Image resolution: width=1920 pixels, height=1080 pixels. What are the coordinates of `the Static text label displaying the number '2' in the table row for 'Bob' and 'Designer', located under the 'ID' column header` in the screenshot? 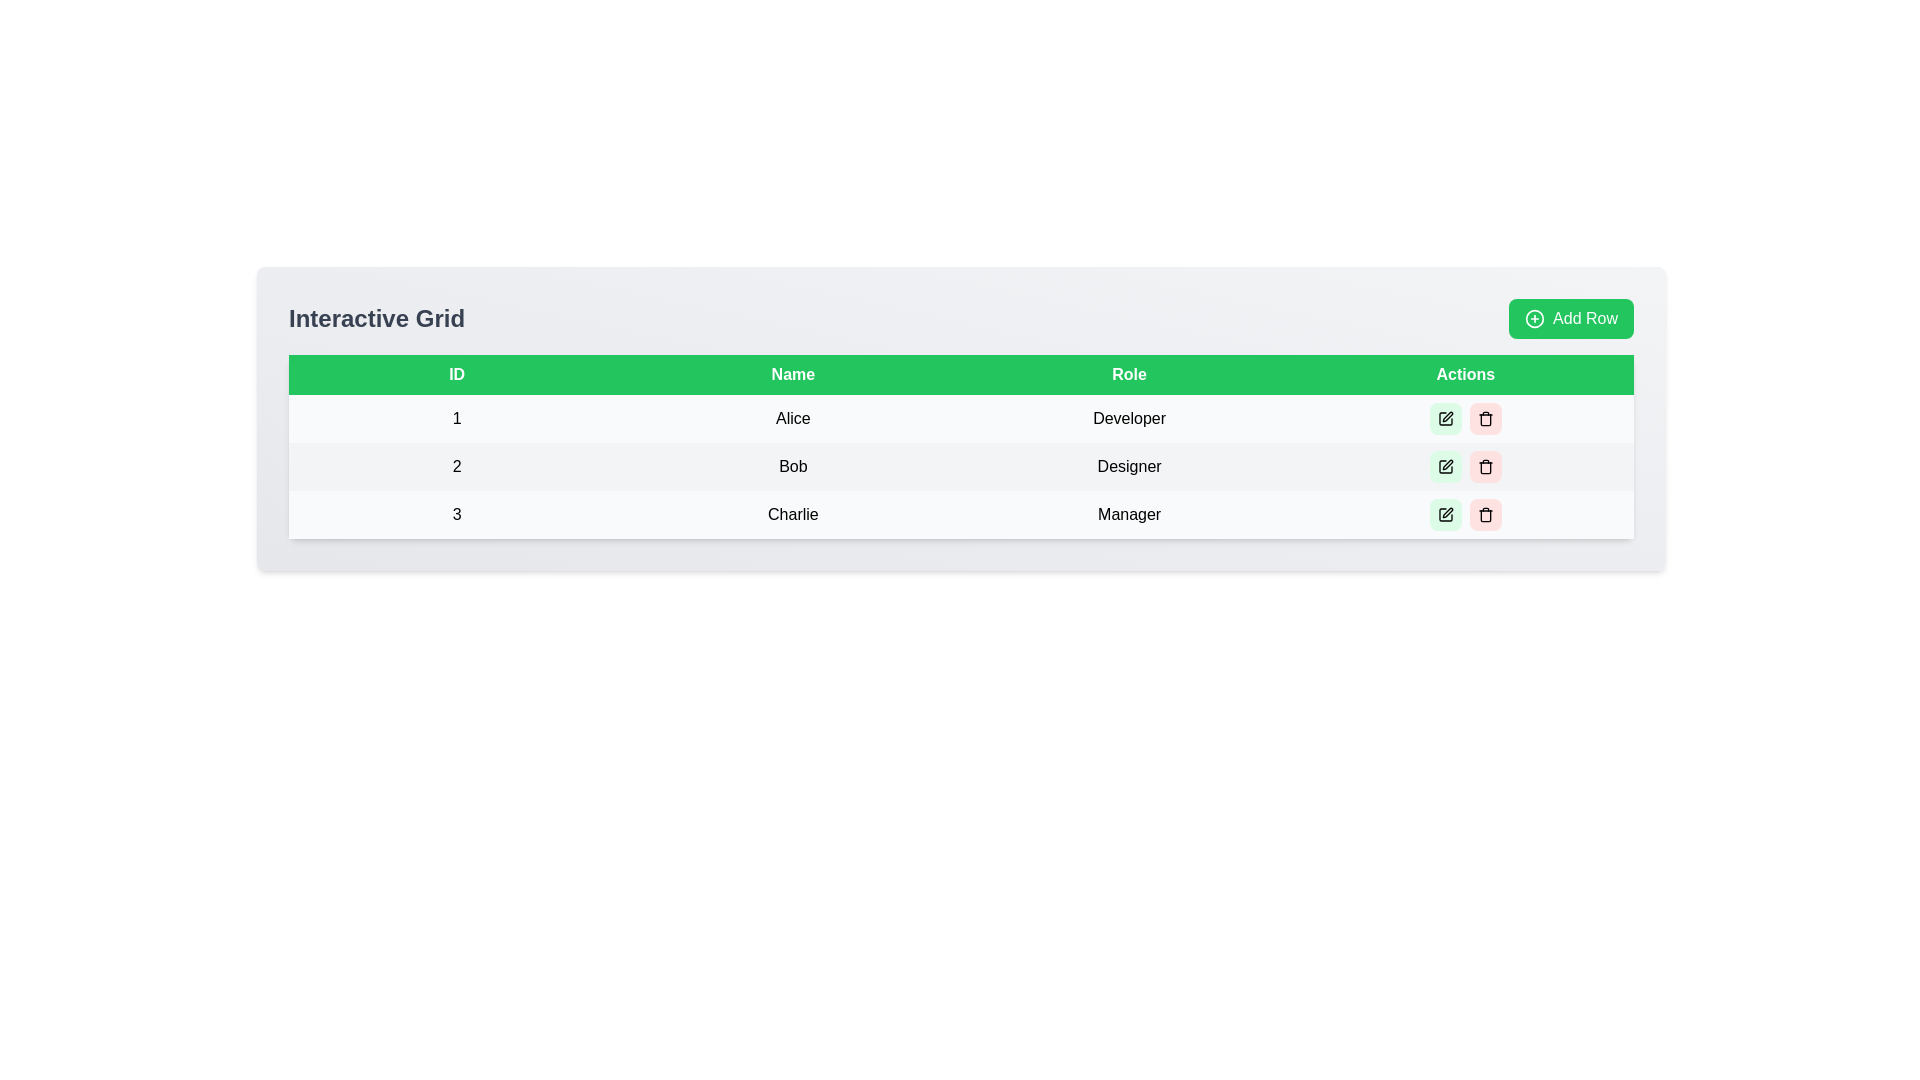 It's located at (456, 466).